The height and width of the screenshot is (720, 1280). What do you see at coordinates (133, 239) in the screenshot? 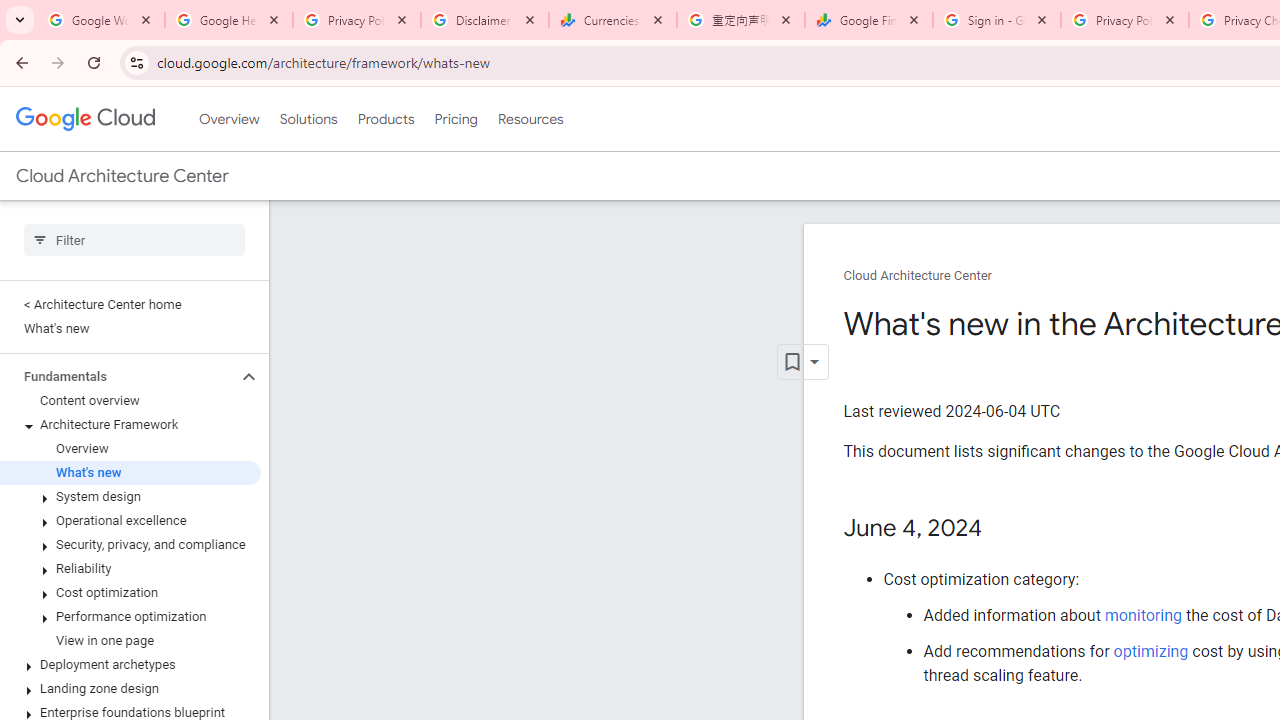
I see `'Type to filter'` at bounding box center [133, 239].